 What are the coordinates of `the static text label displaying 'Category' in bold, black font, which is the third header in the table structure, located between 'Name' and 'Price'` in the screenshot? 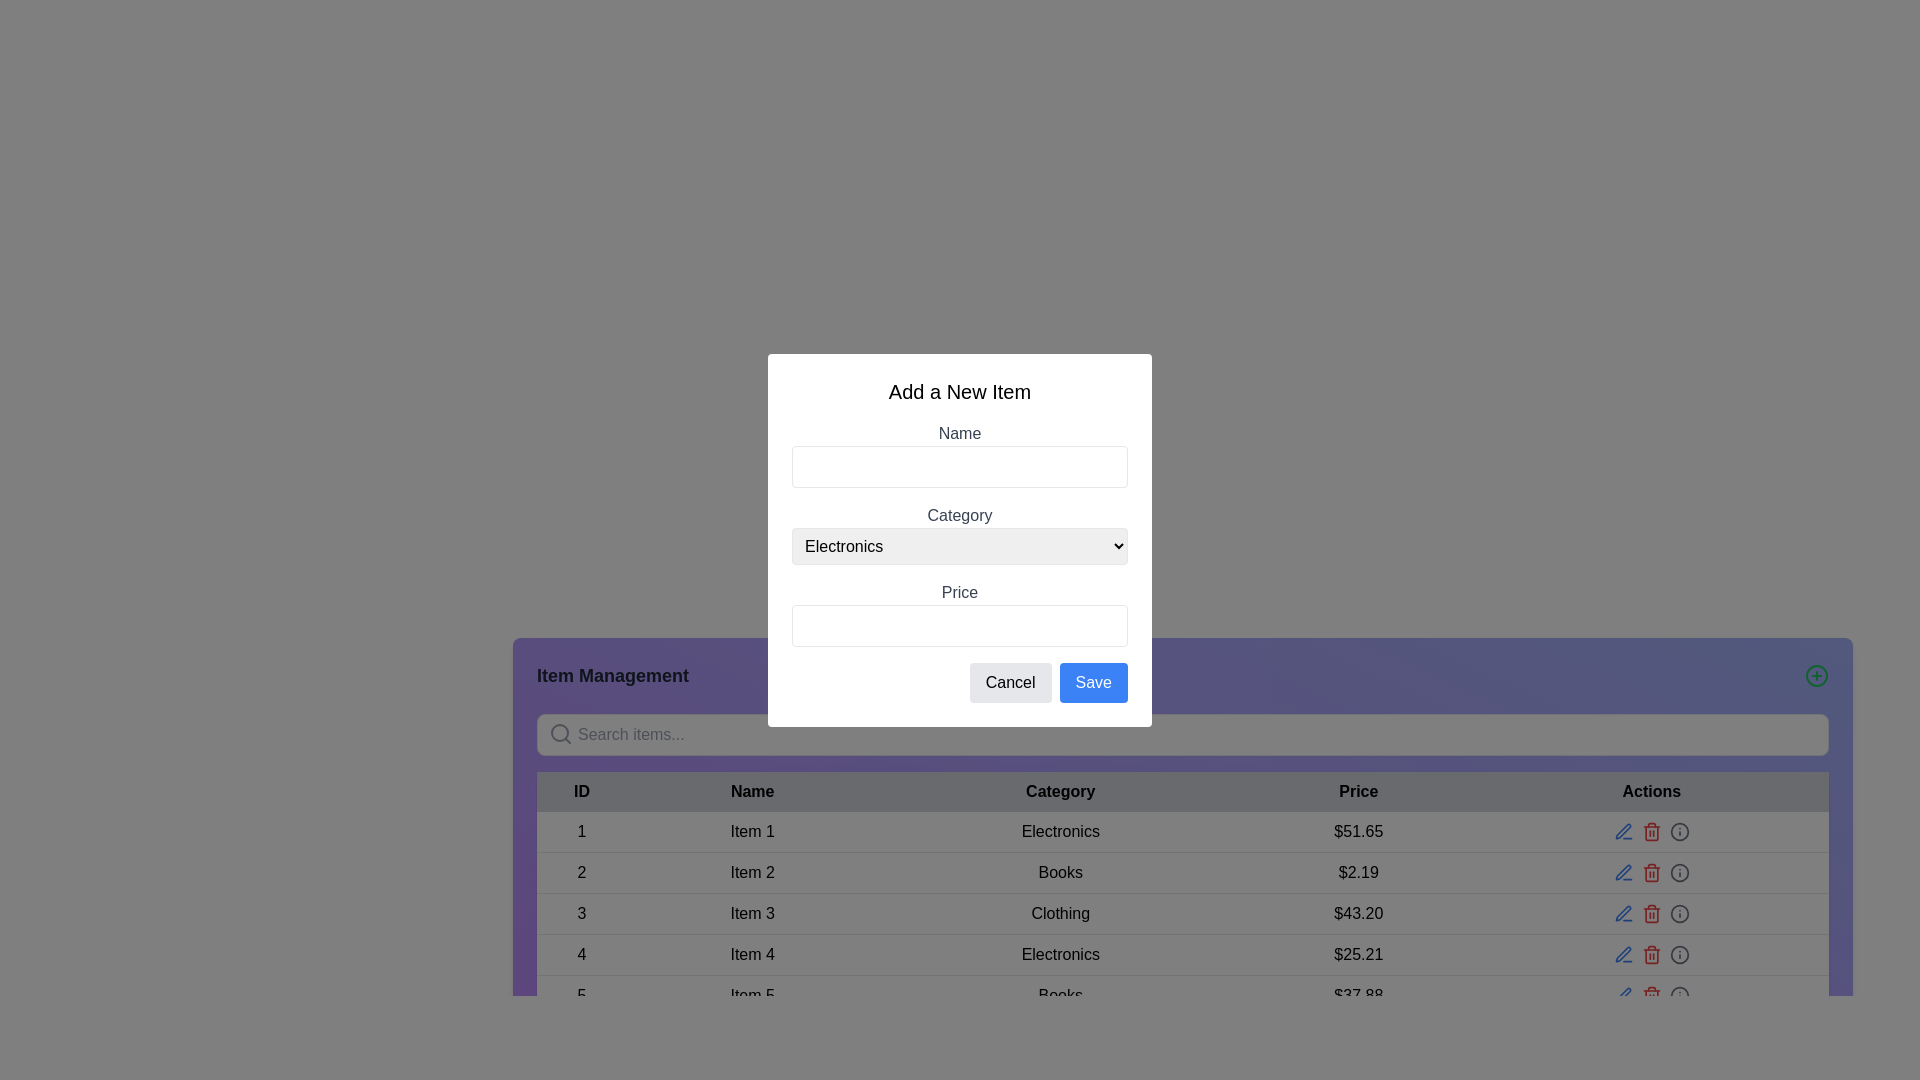 It's located at (1059, 790).